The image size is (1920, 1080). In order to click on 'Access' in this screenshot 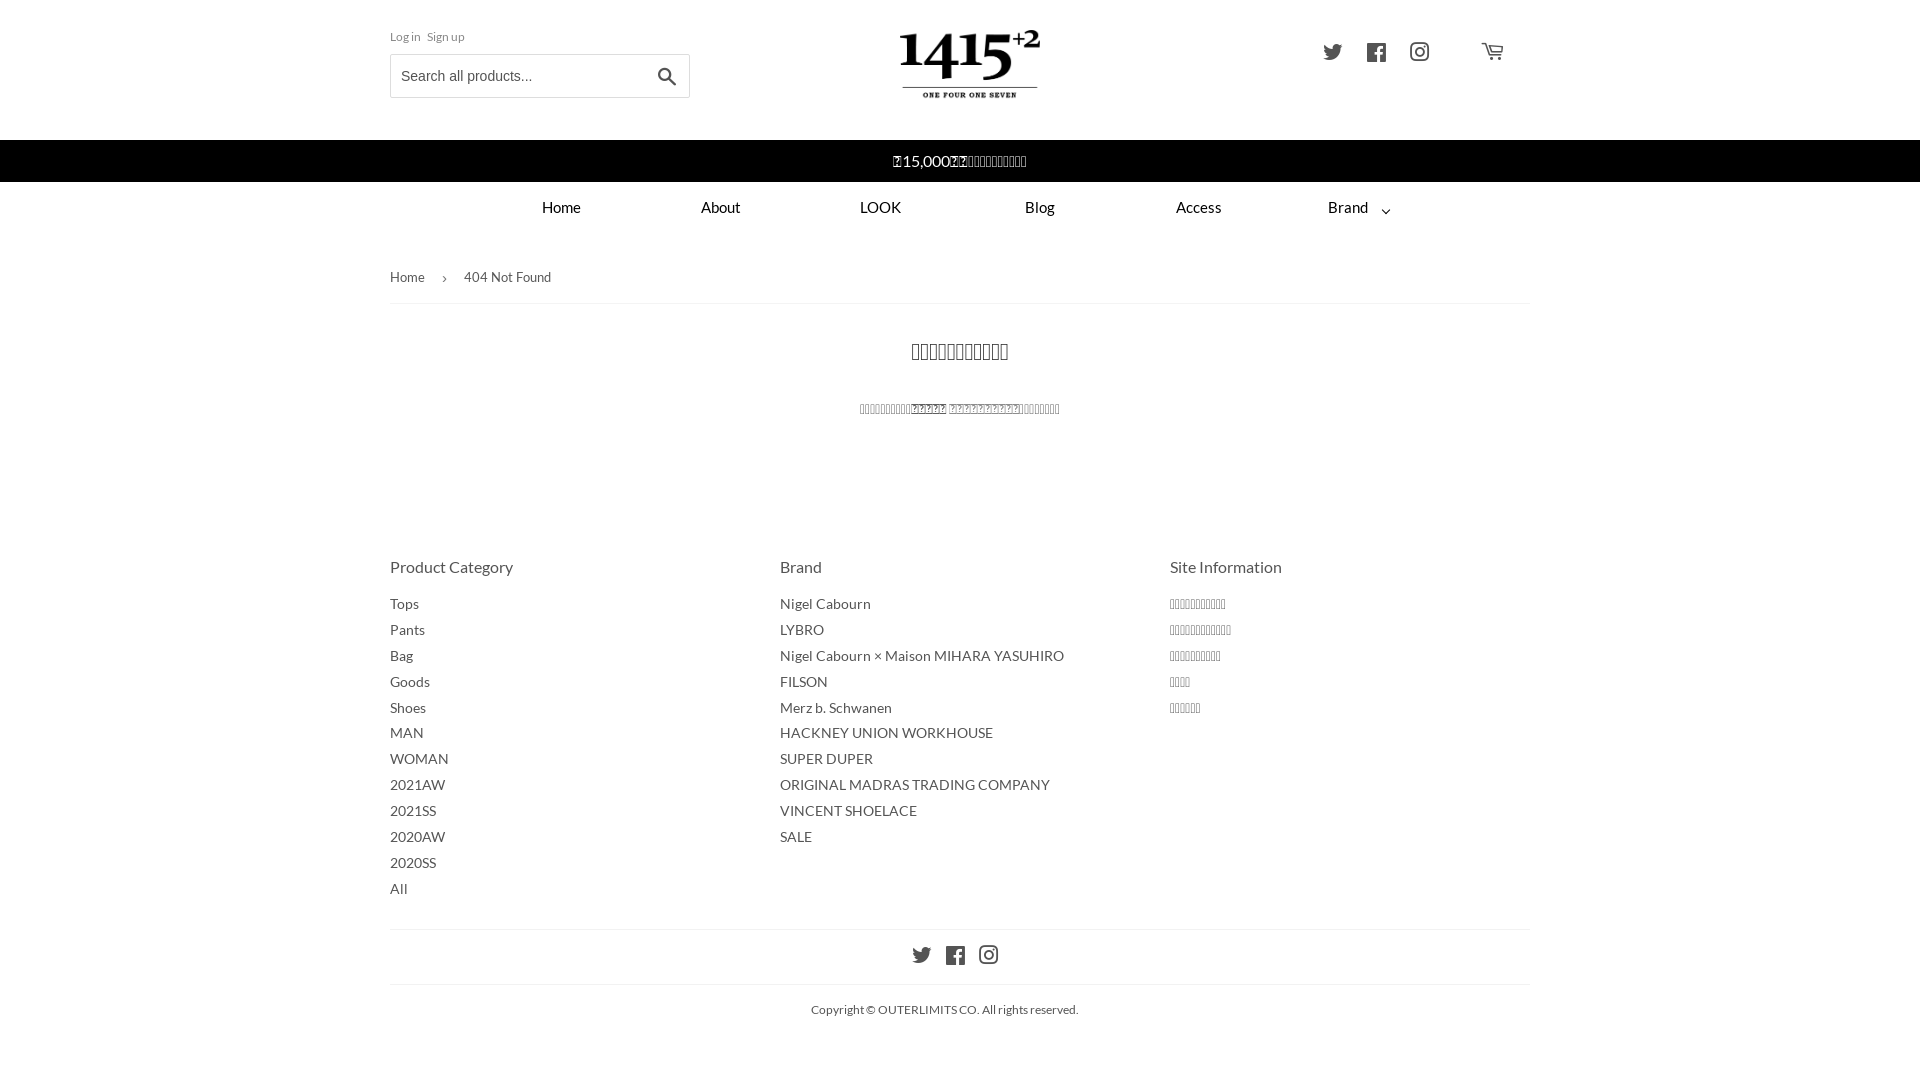, I will do `click(1200, 207)`.